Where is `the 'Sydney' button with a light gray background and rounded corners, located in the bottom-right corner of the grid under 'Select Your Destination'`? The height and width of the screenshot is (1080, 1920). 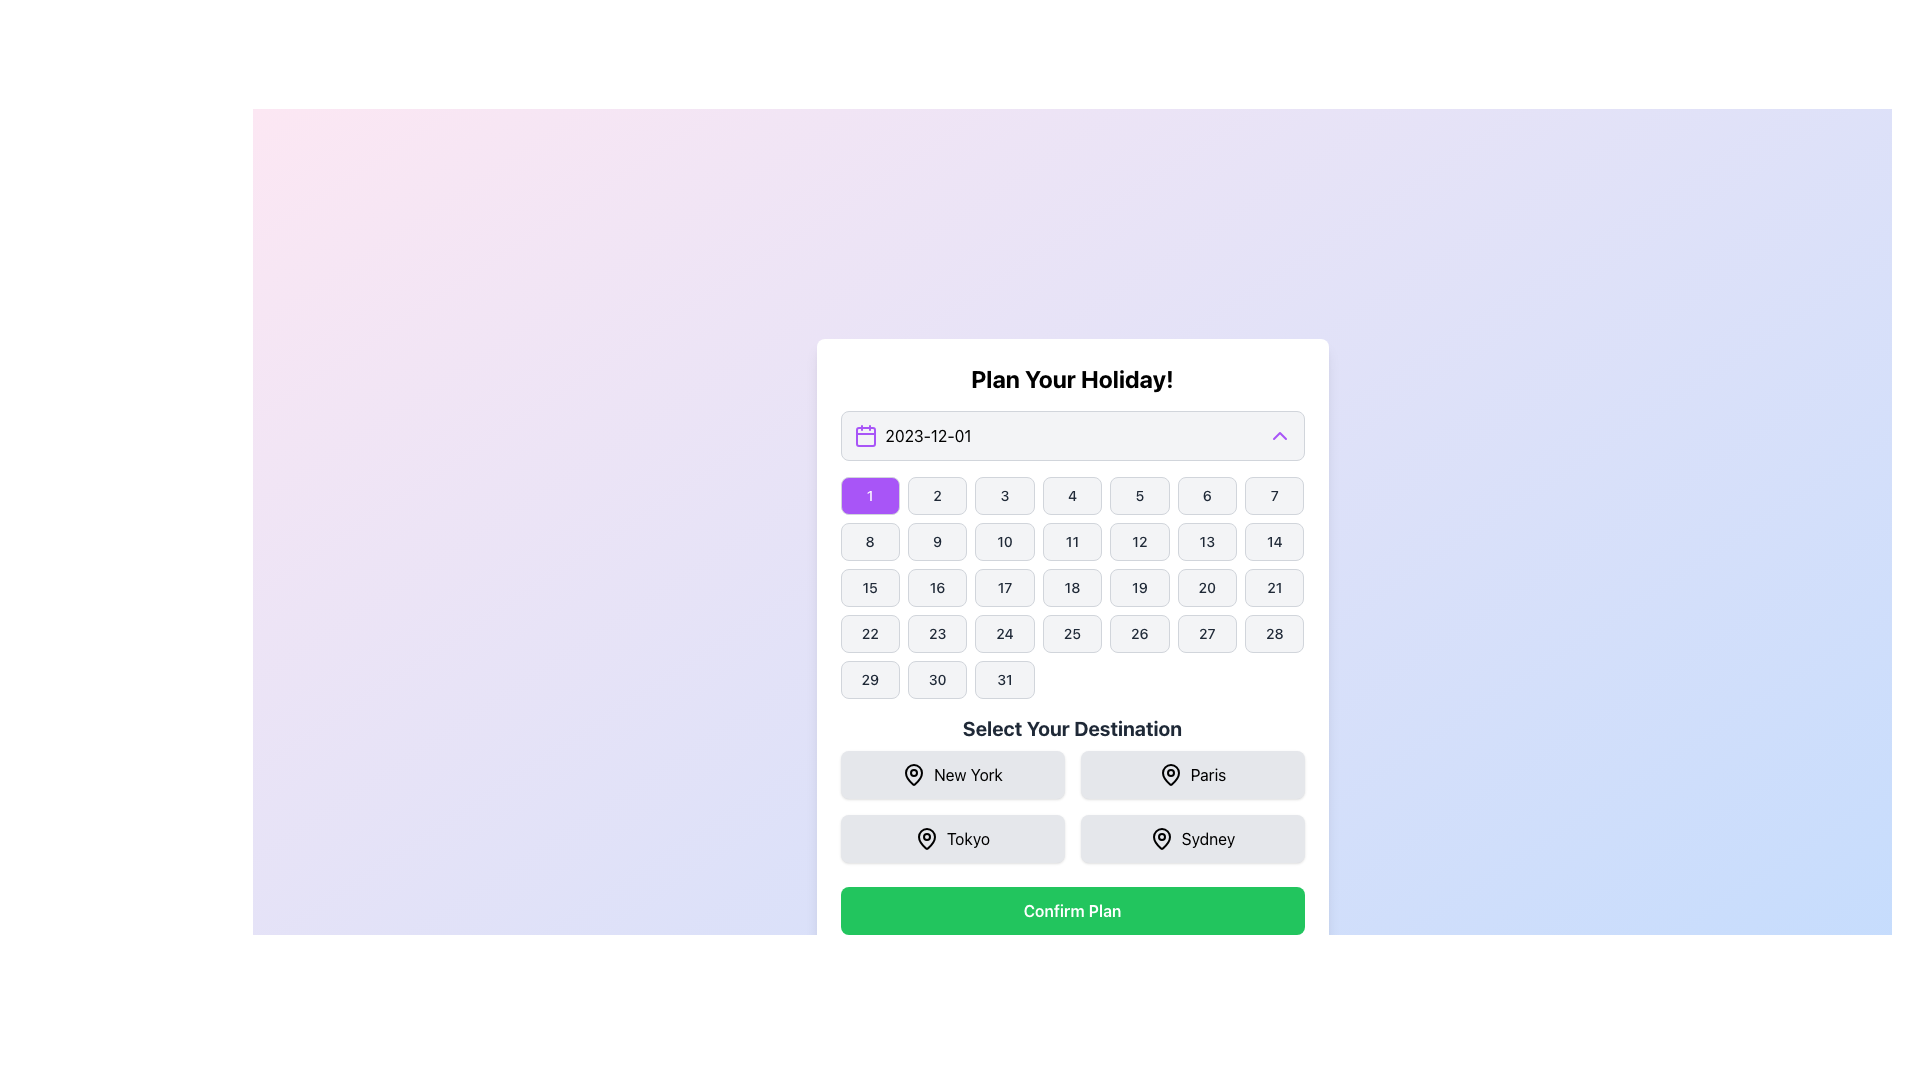 the 'Sydney' button with a light gray background and rounded corners, located in the bottom-right corner of the grid under 'Select Your Destination' is located at coordinates (1192, 839).